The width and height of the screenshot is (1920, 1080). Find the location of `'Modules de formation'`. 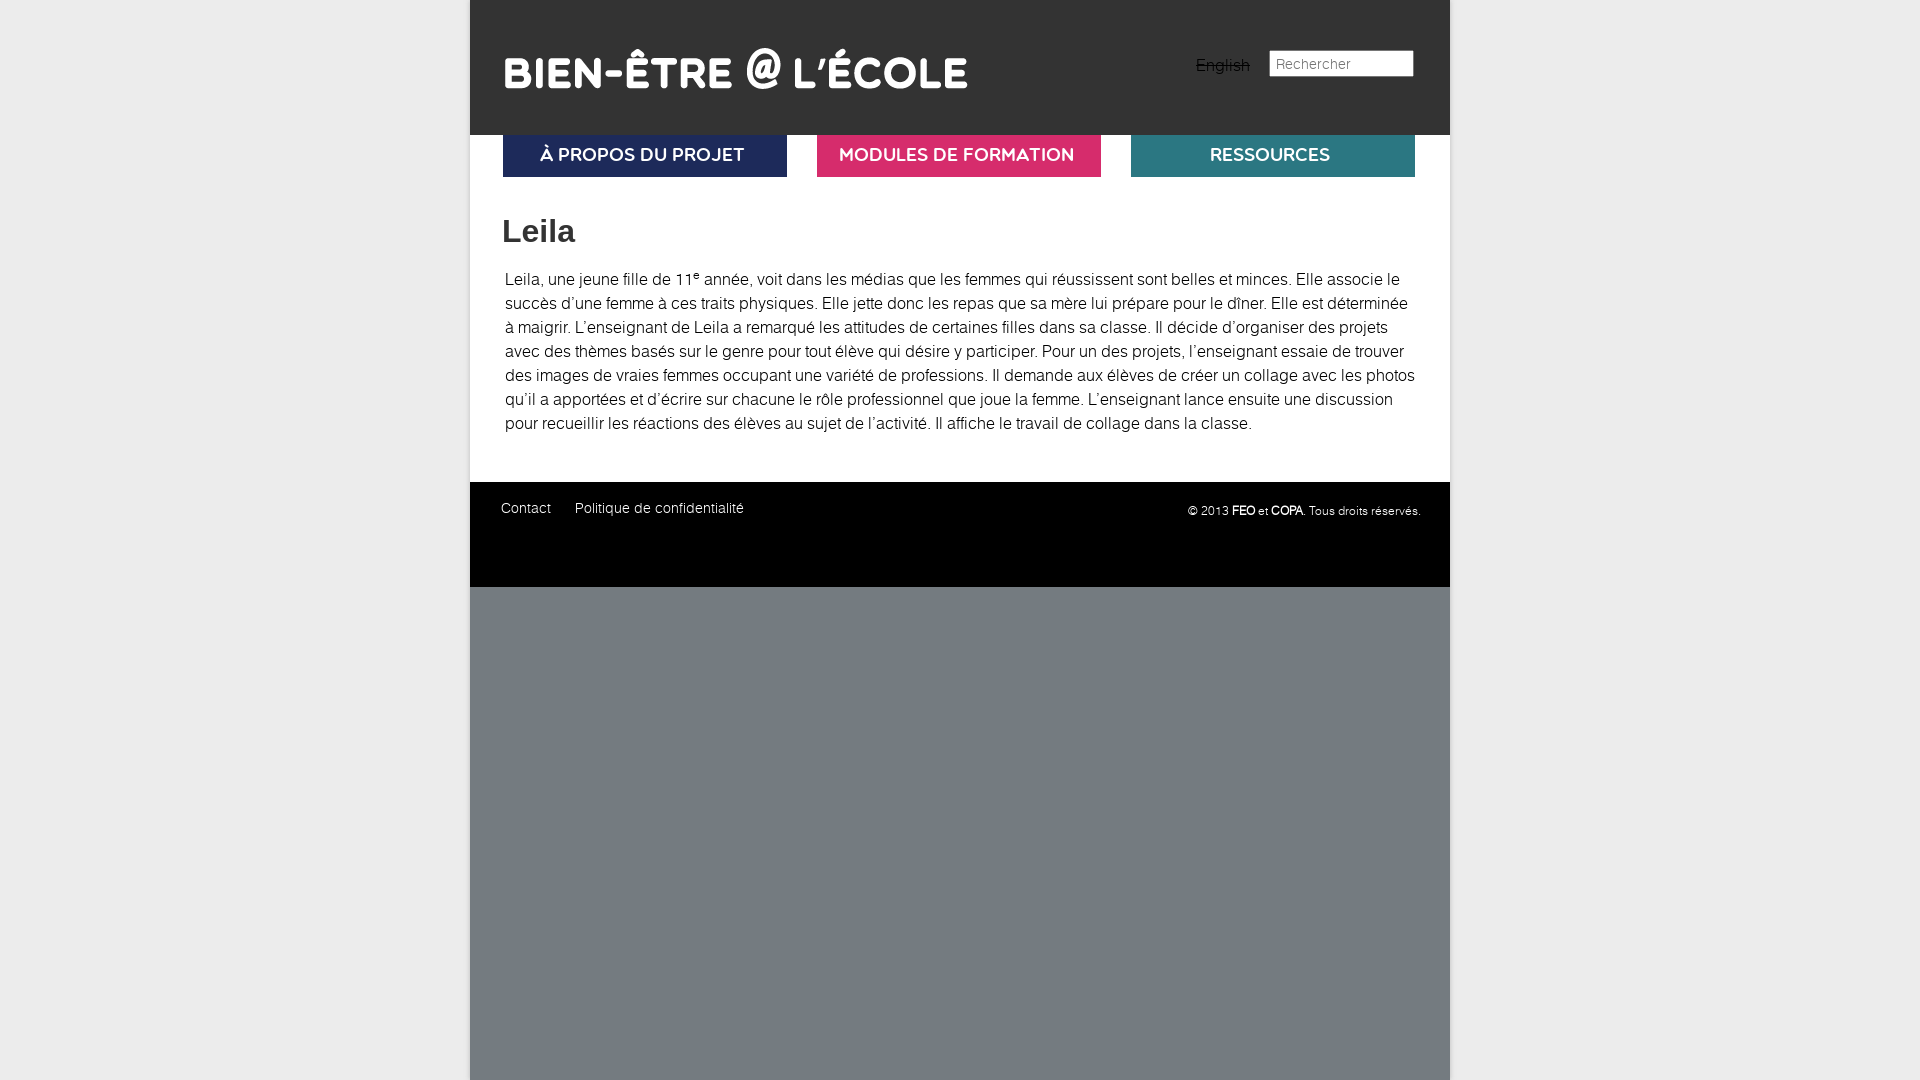

'Modules de formation' is located at coordinates (954, 154).